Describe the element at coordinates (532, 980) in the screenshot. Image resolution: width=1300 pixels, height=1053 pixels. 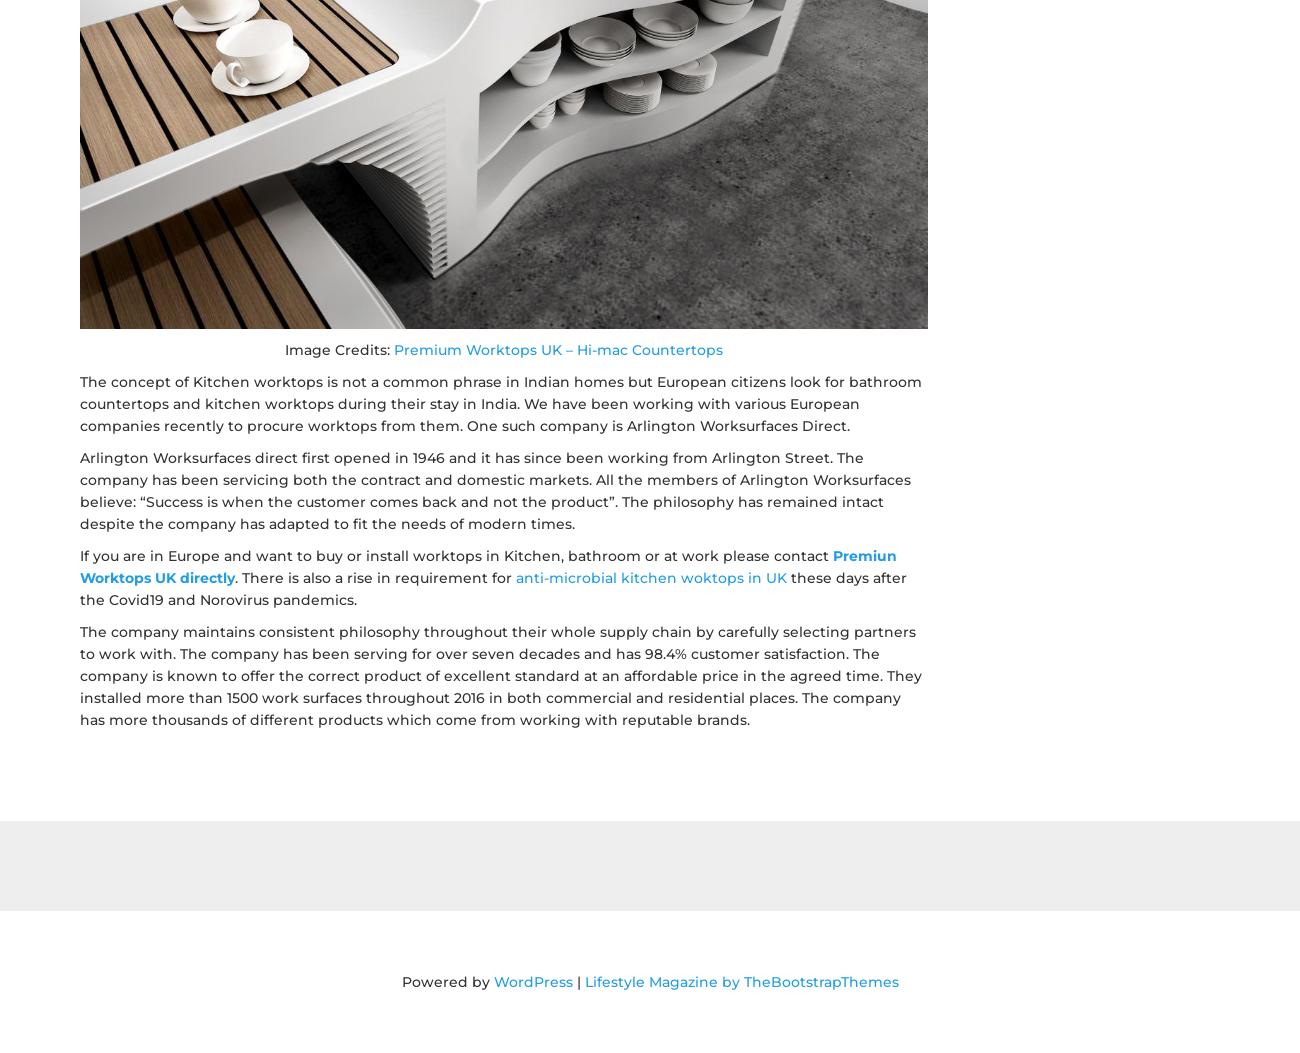
I see `'WordPress'` at that location.